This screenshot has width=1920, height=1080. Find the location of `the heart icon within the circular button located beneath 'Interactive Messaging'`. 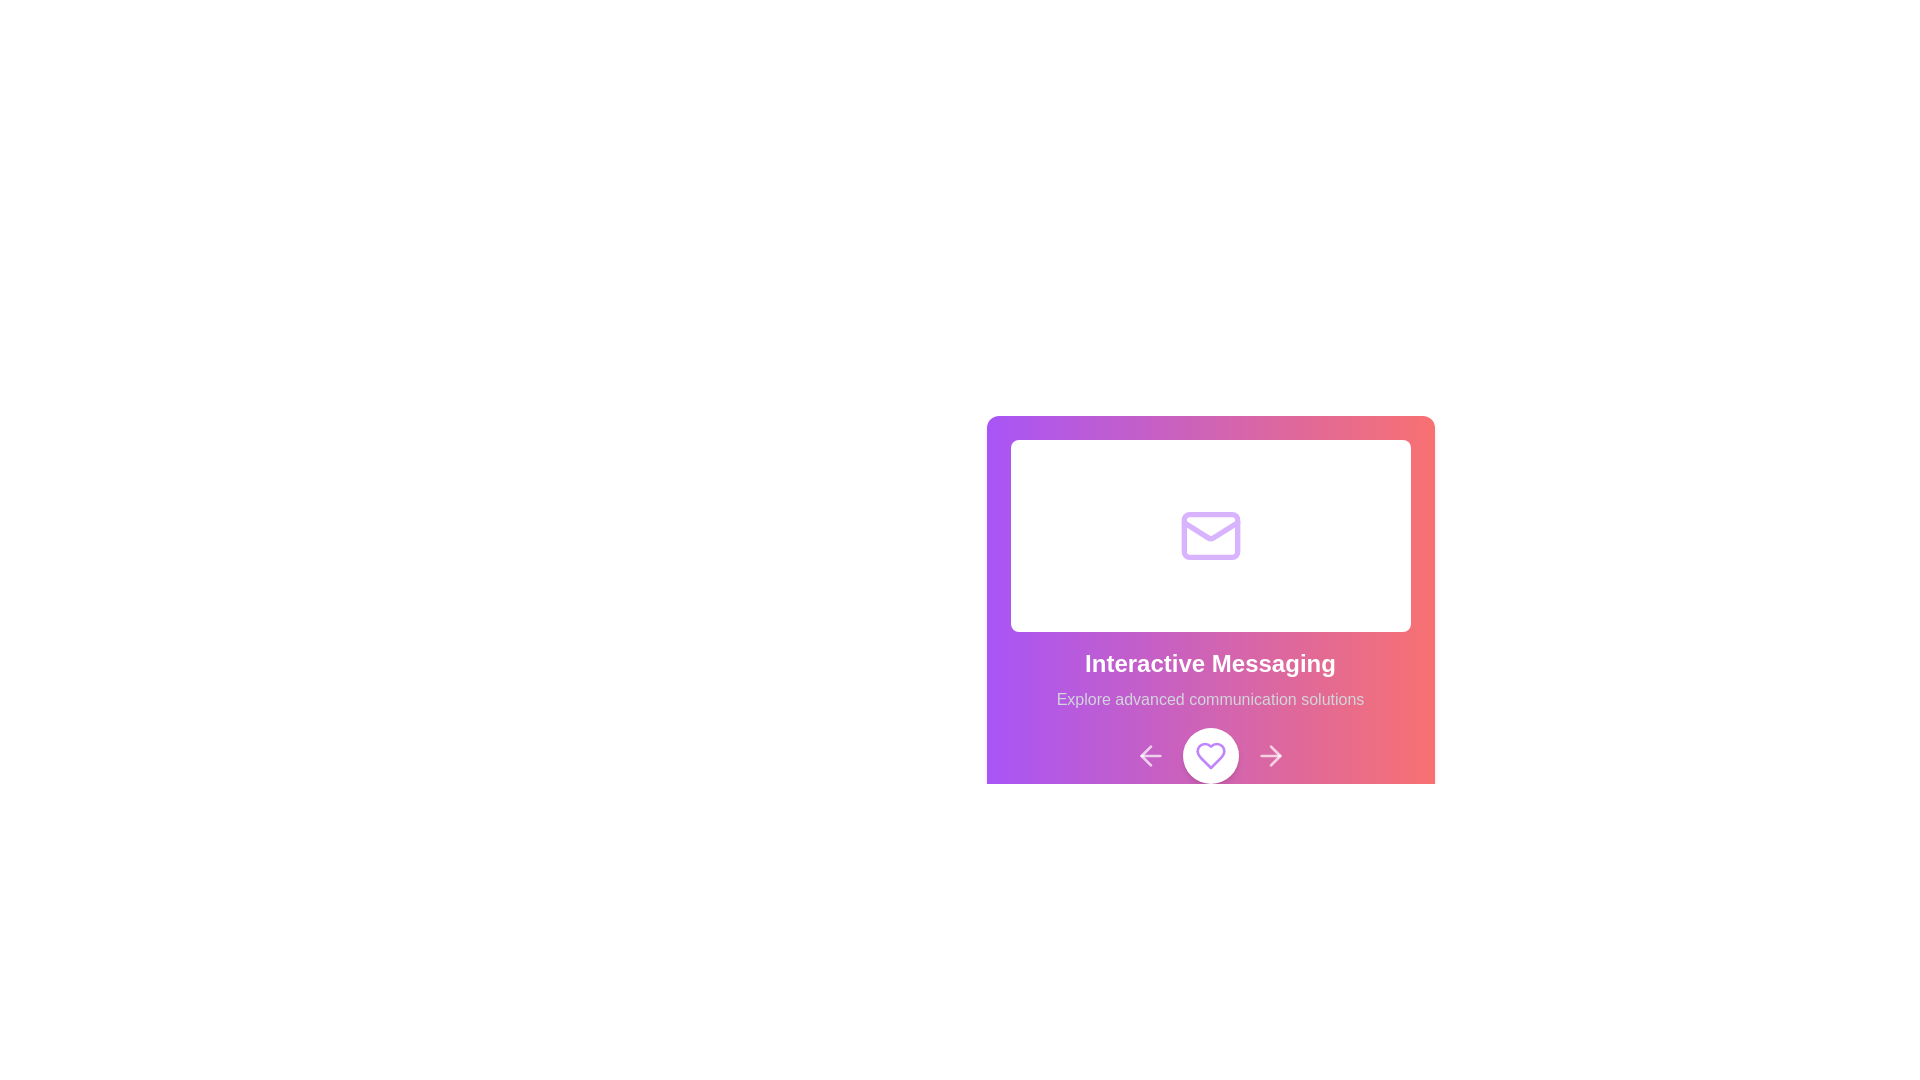

the heart icon within the circular button located beneath 'Interactive Messaging' is located at coordinates (1209, 756).